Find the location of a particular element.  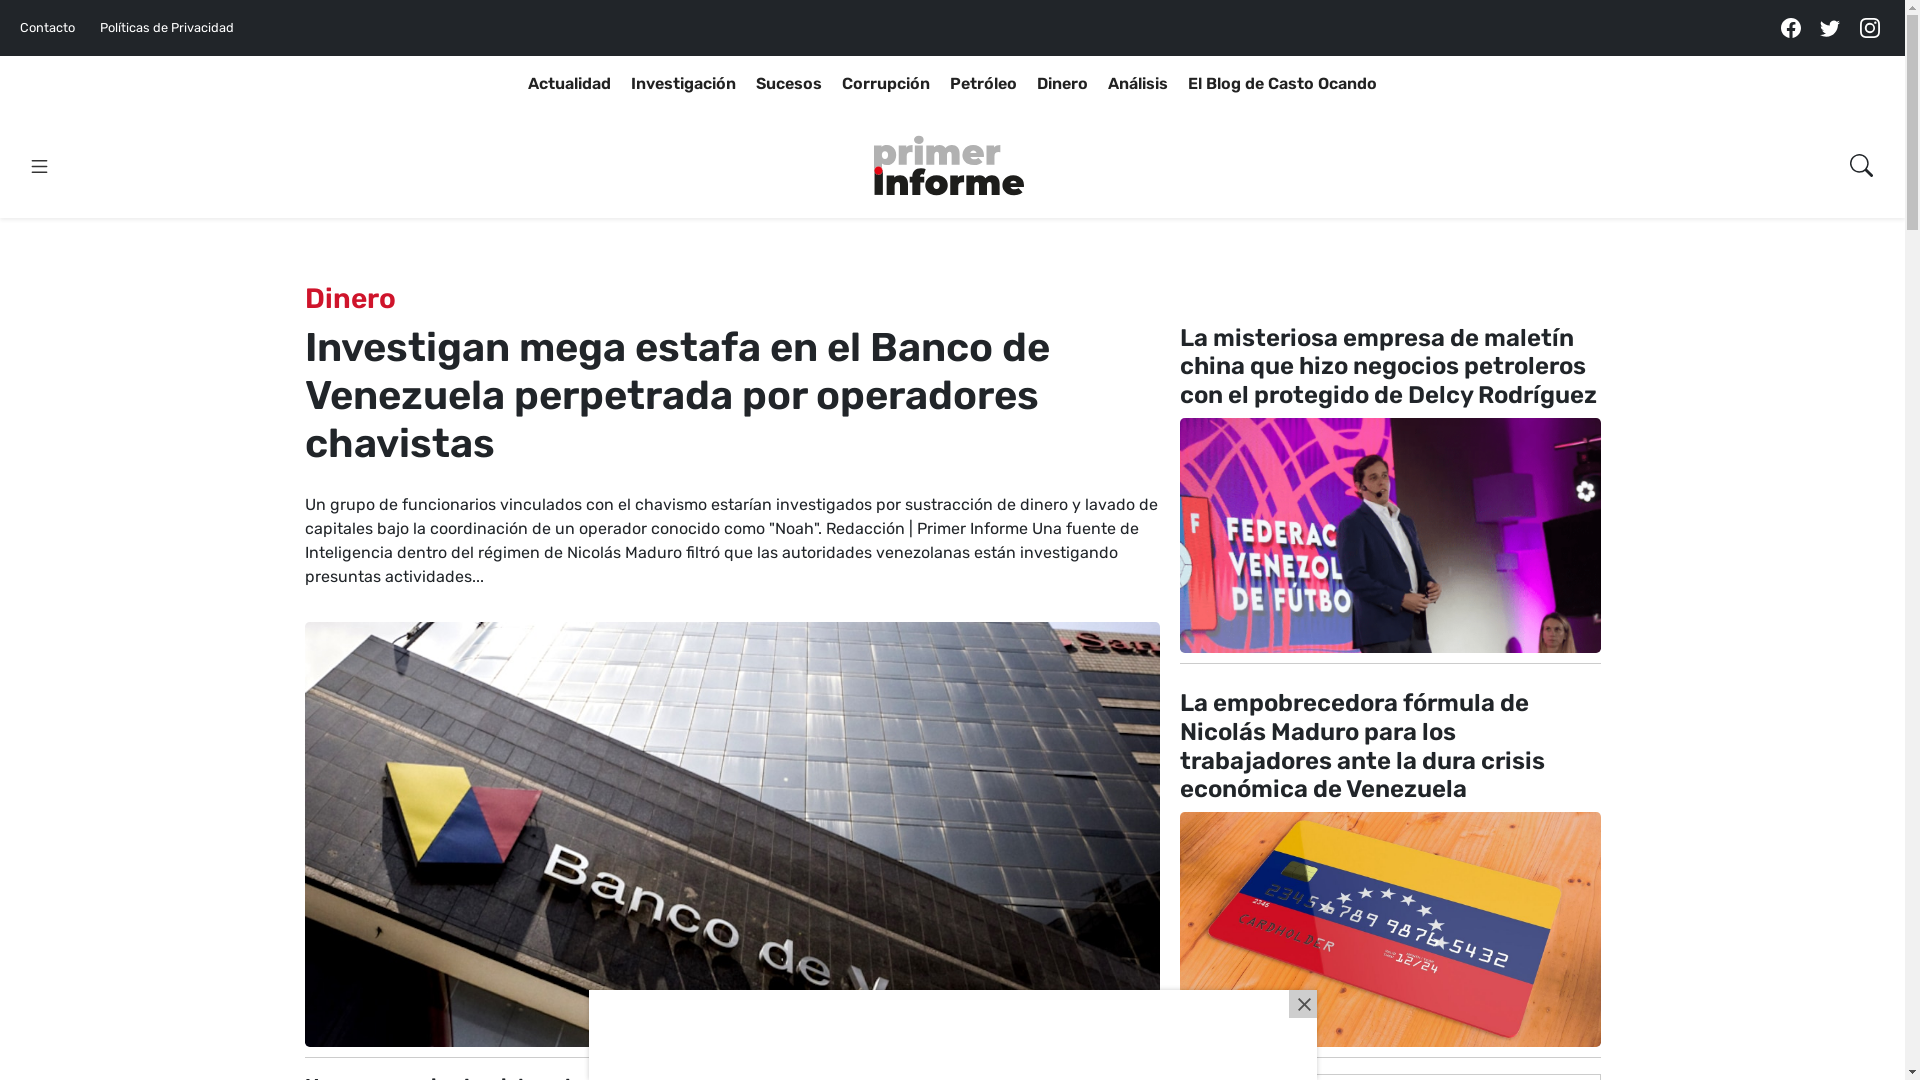

'BUSCAR' is located at coordinates (1823, 213).